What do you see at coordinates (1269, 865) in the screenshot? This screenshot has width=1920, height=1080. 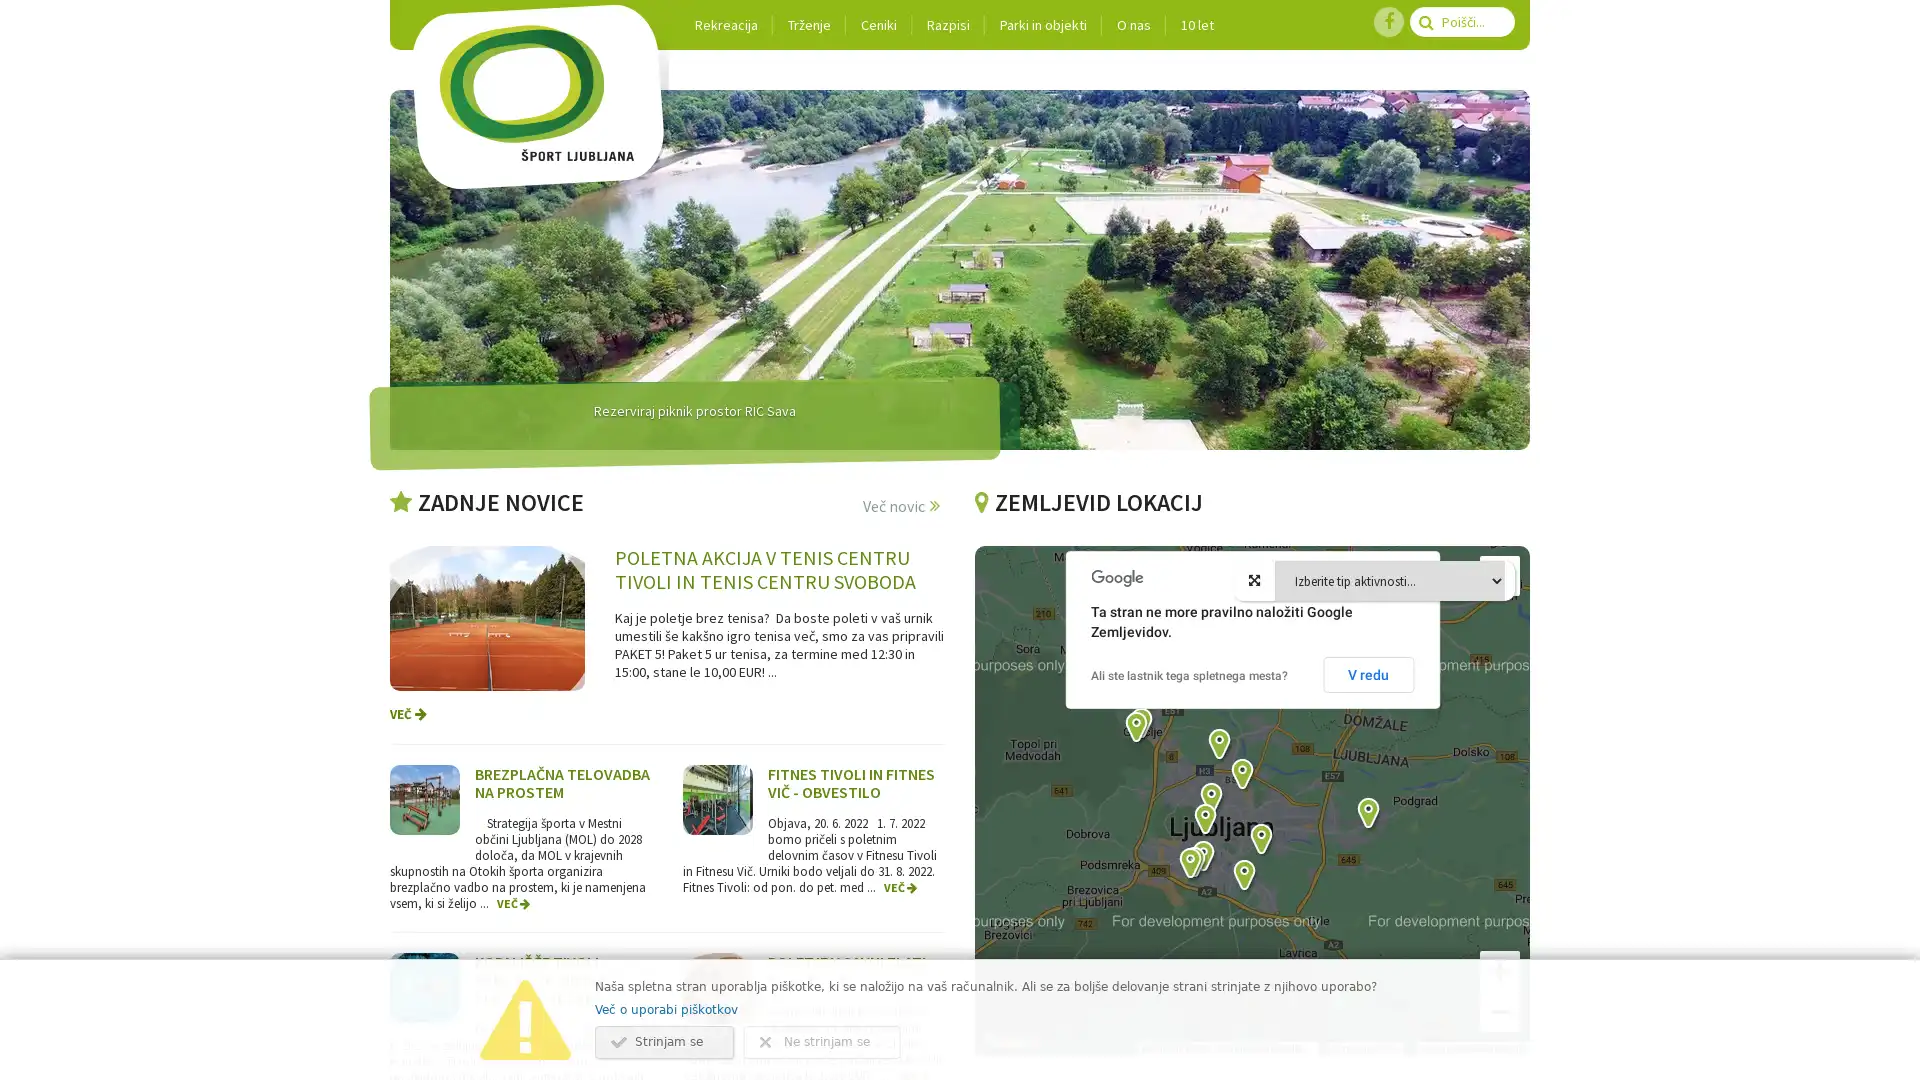 I see `Kako do nas?` at bounding box center [1269, 865].